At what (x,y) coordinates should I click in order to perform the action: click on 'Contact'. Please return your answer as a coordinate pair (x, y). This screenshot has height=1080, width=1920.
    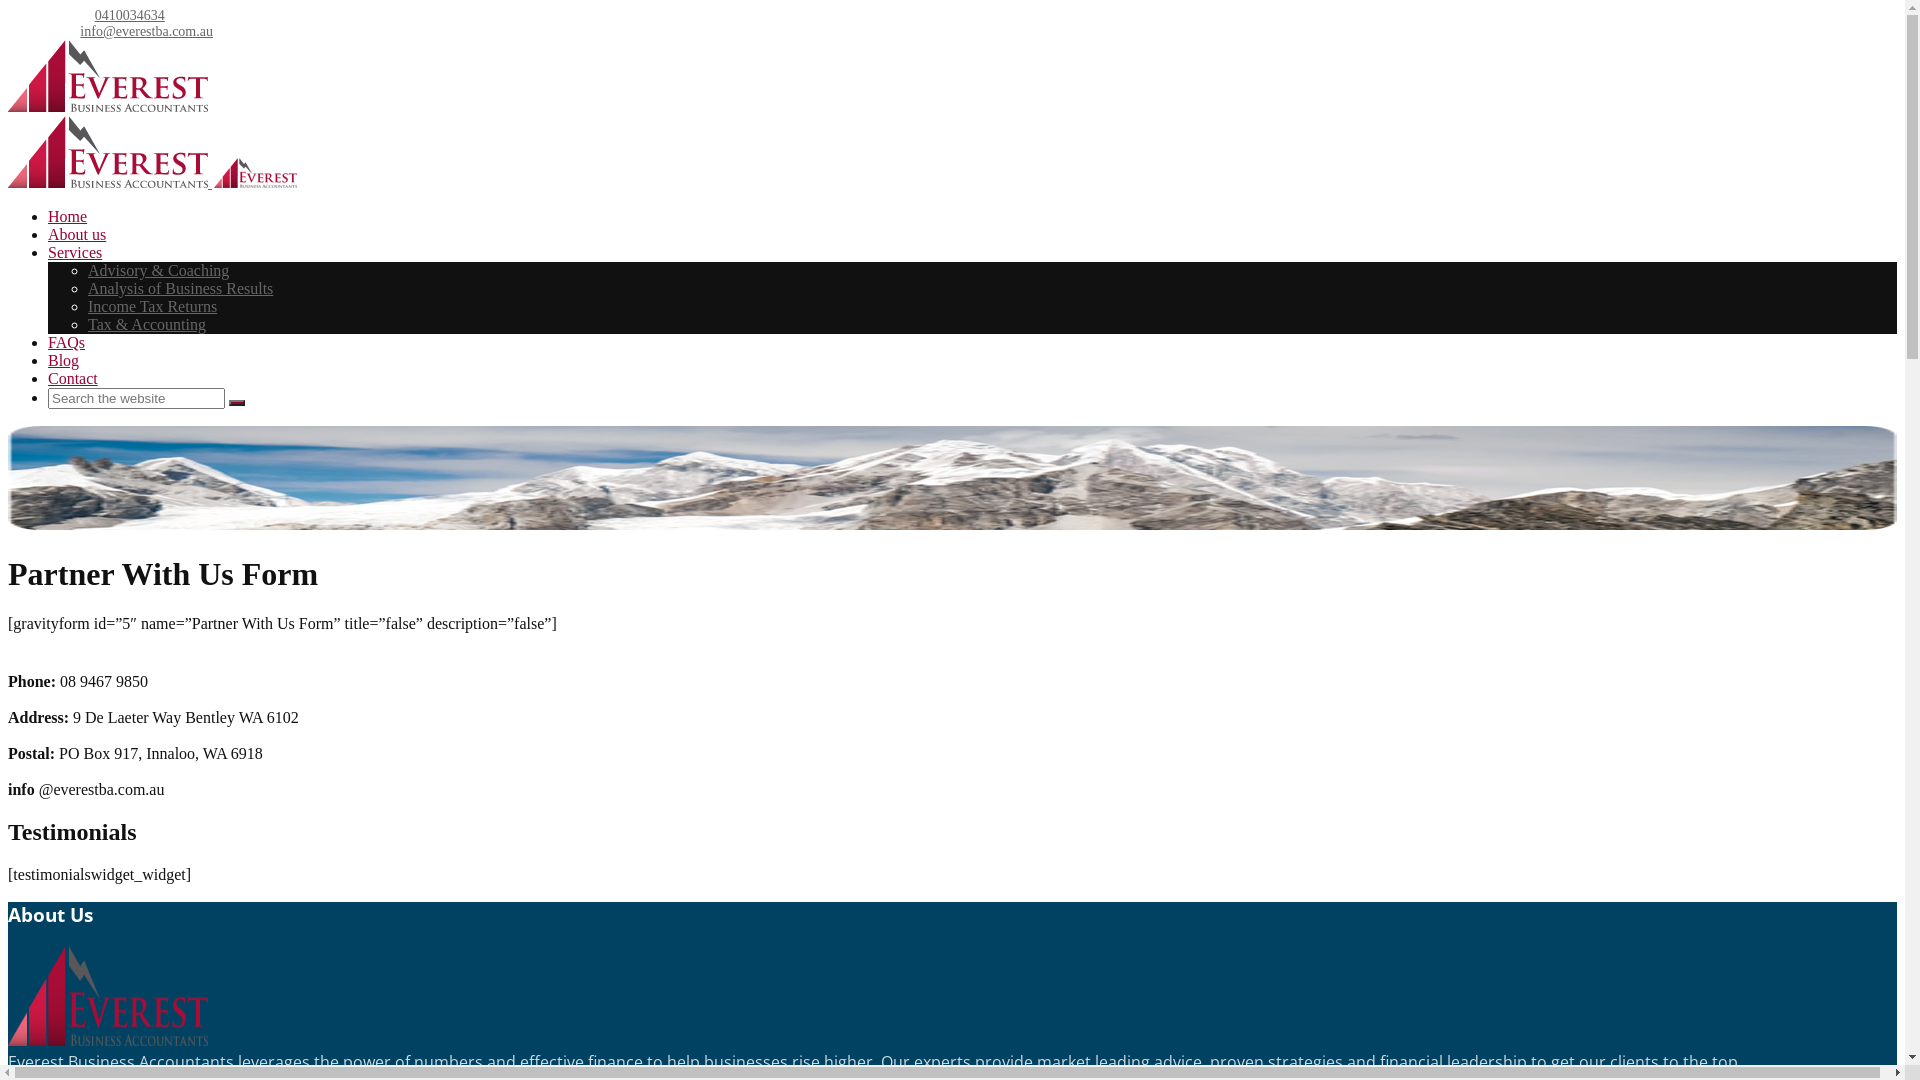
    Looking at the image, I should click on (48, 378).